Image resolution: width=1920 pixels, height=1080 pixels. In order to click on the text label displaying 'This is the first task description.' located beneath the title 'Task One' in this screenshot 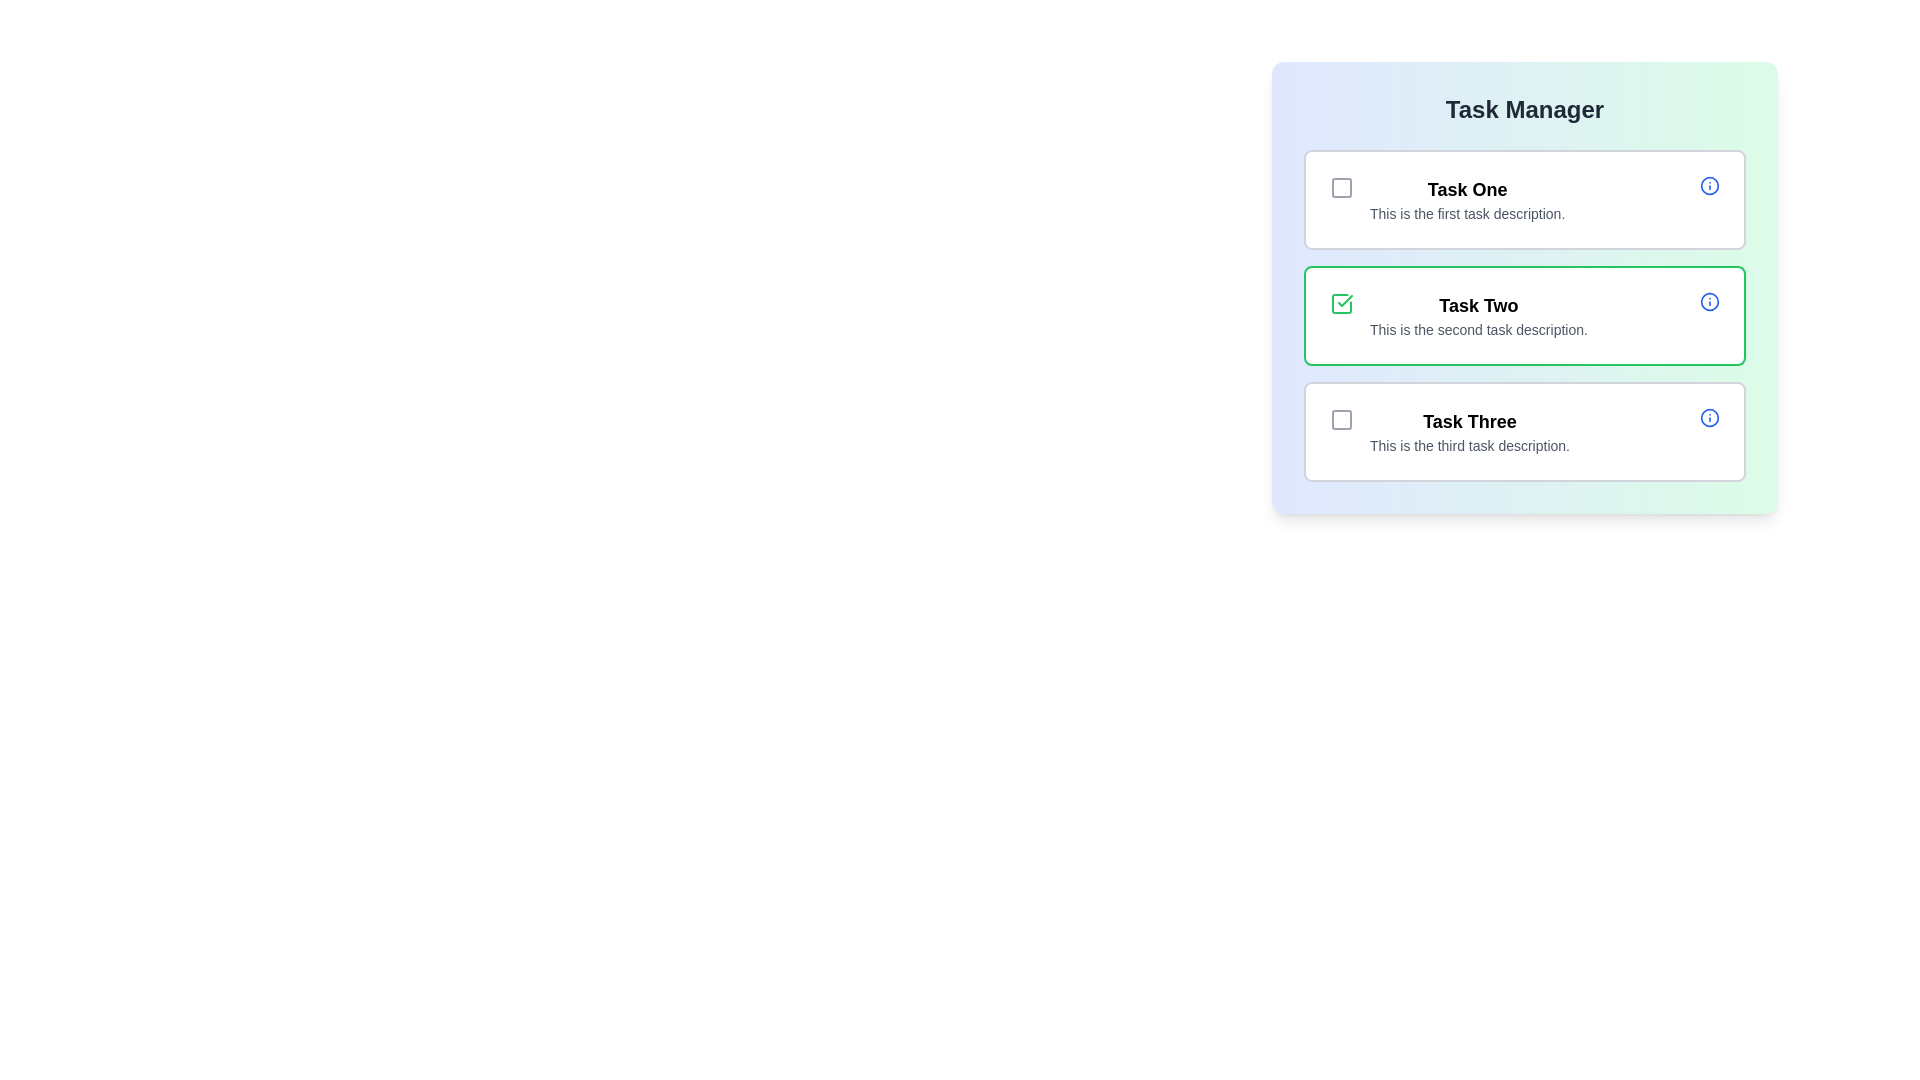, I will do `click(1467, 213)`.